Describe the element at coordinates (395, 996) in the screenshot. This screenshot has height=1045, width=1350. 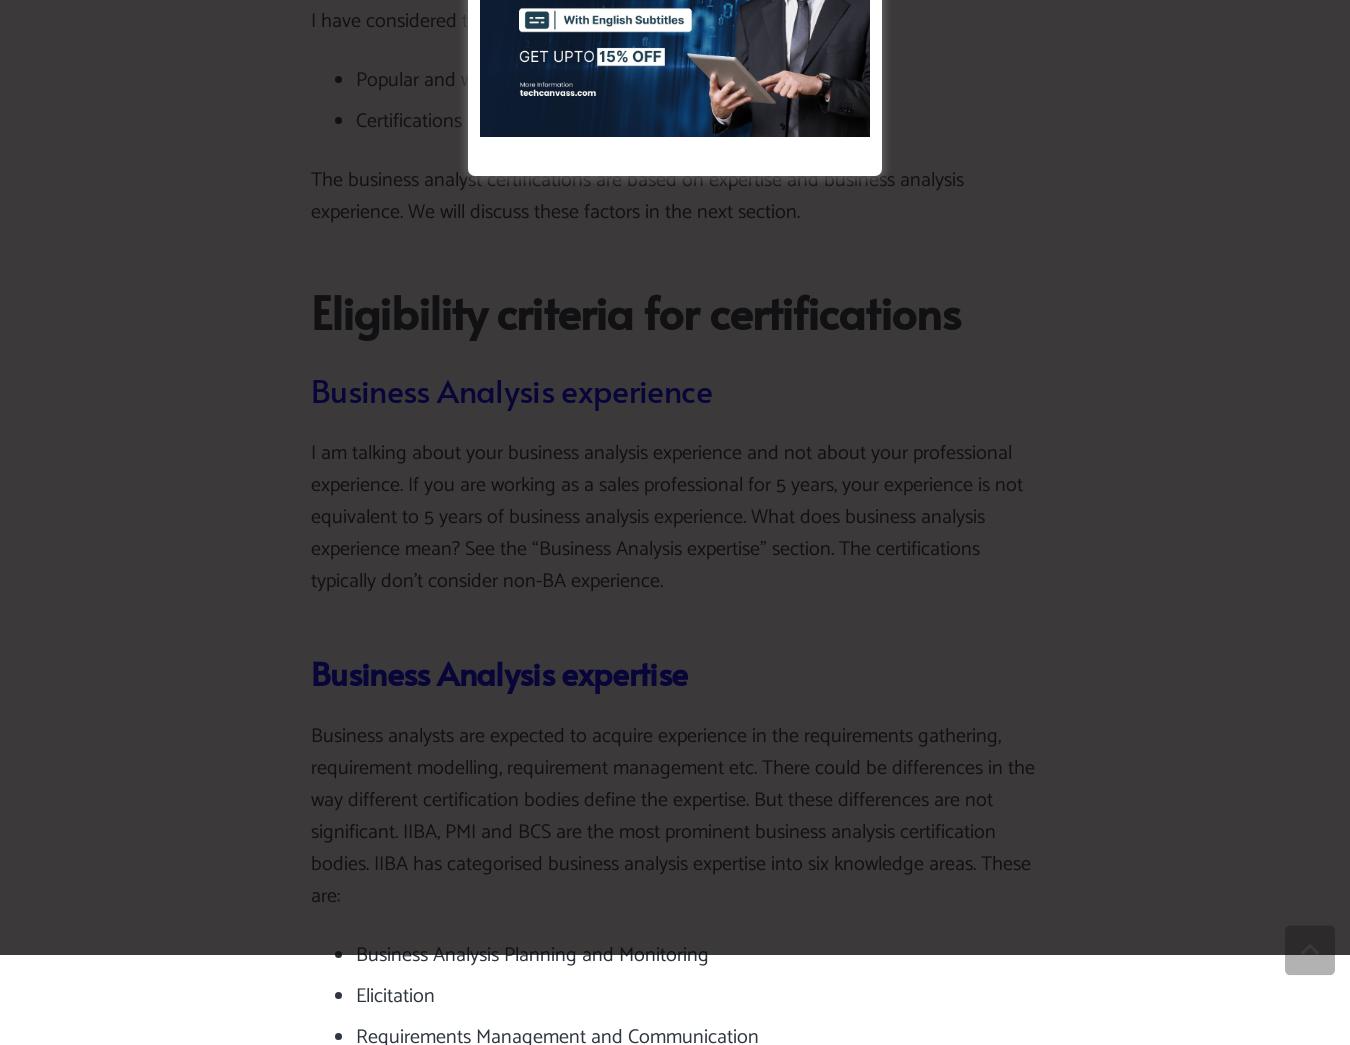
I see `'Elicitation'` at that location.